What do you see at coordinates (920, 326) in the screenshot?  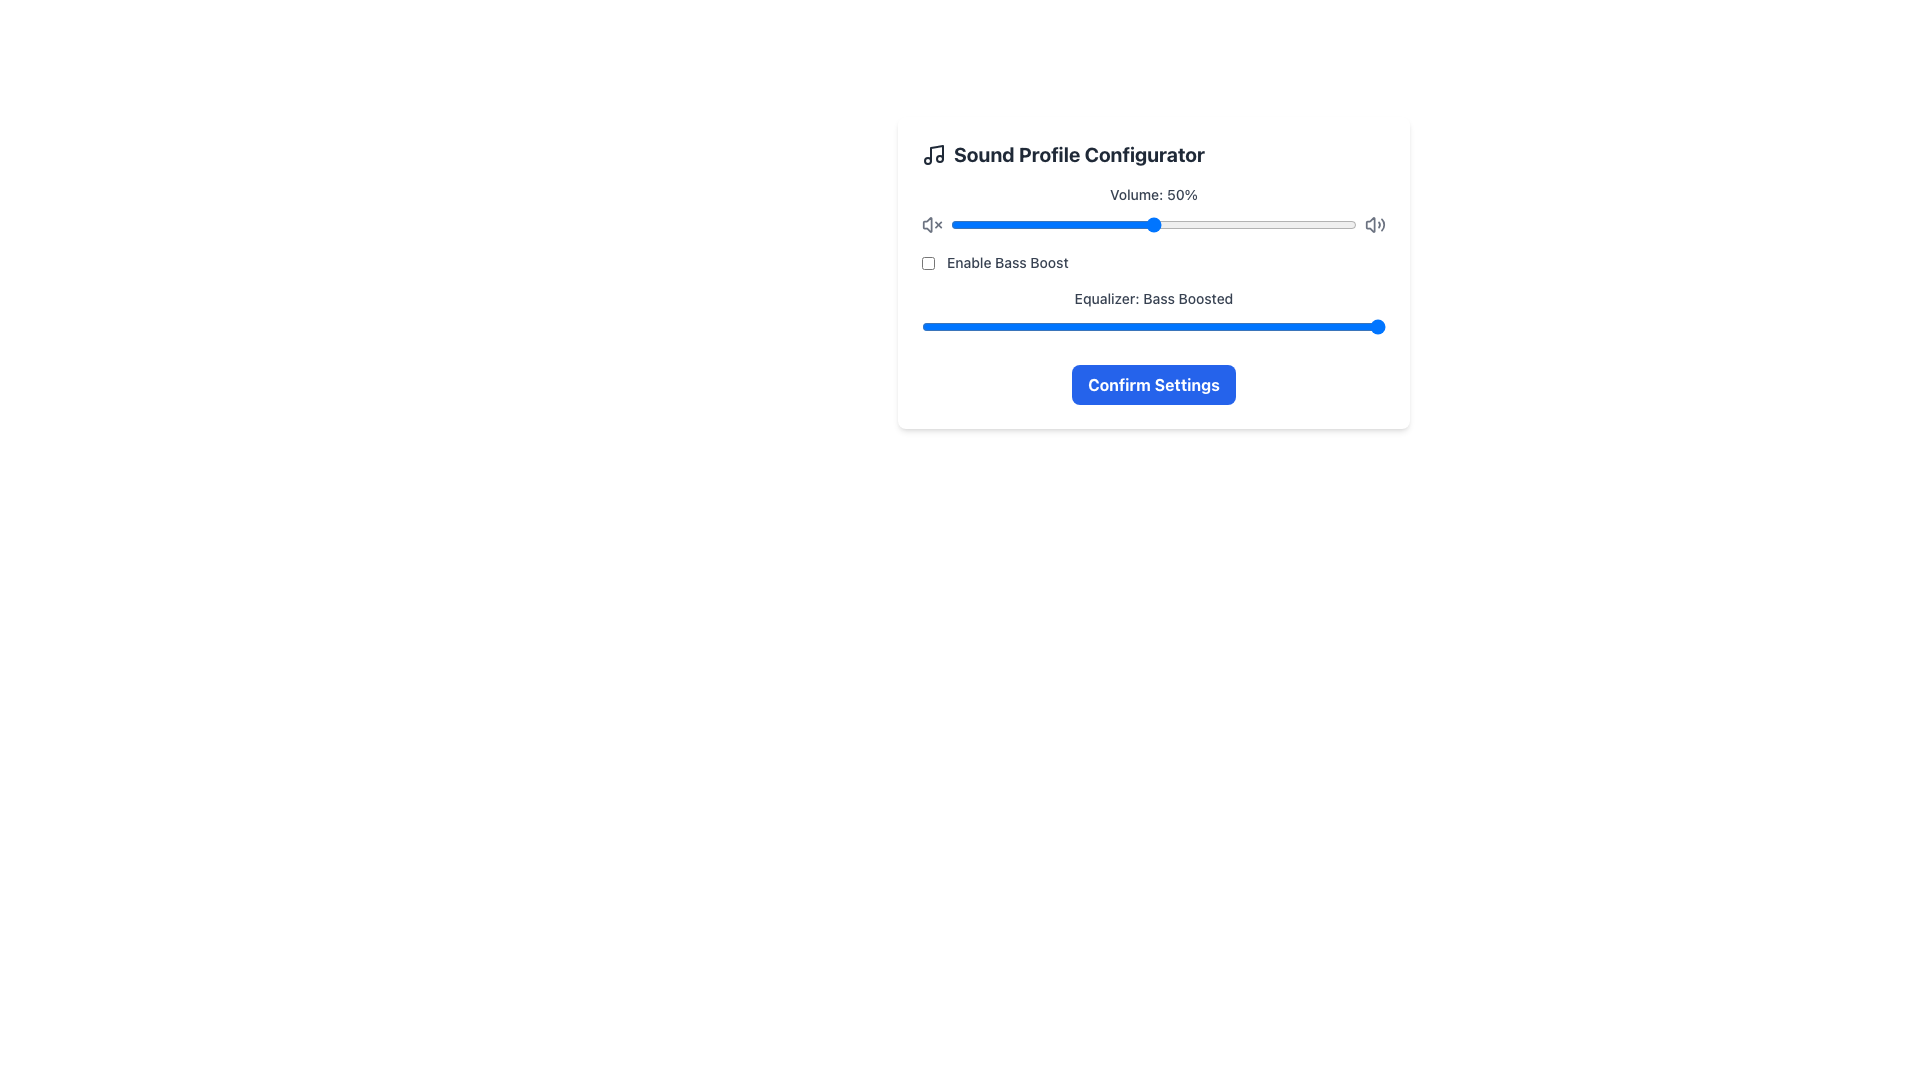 I see `the equalizer level` at bounding box center [920, 326].